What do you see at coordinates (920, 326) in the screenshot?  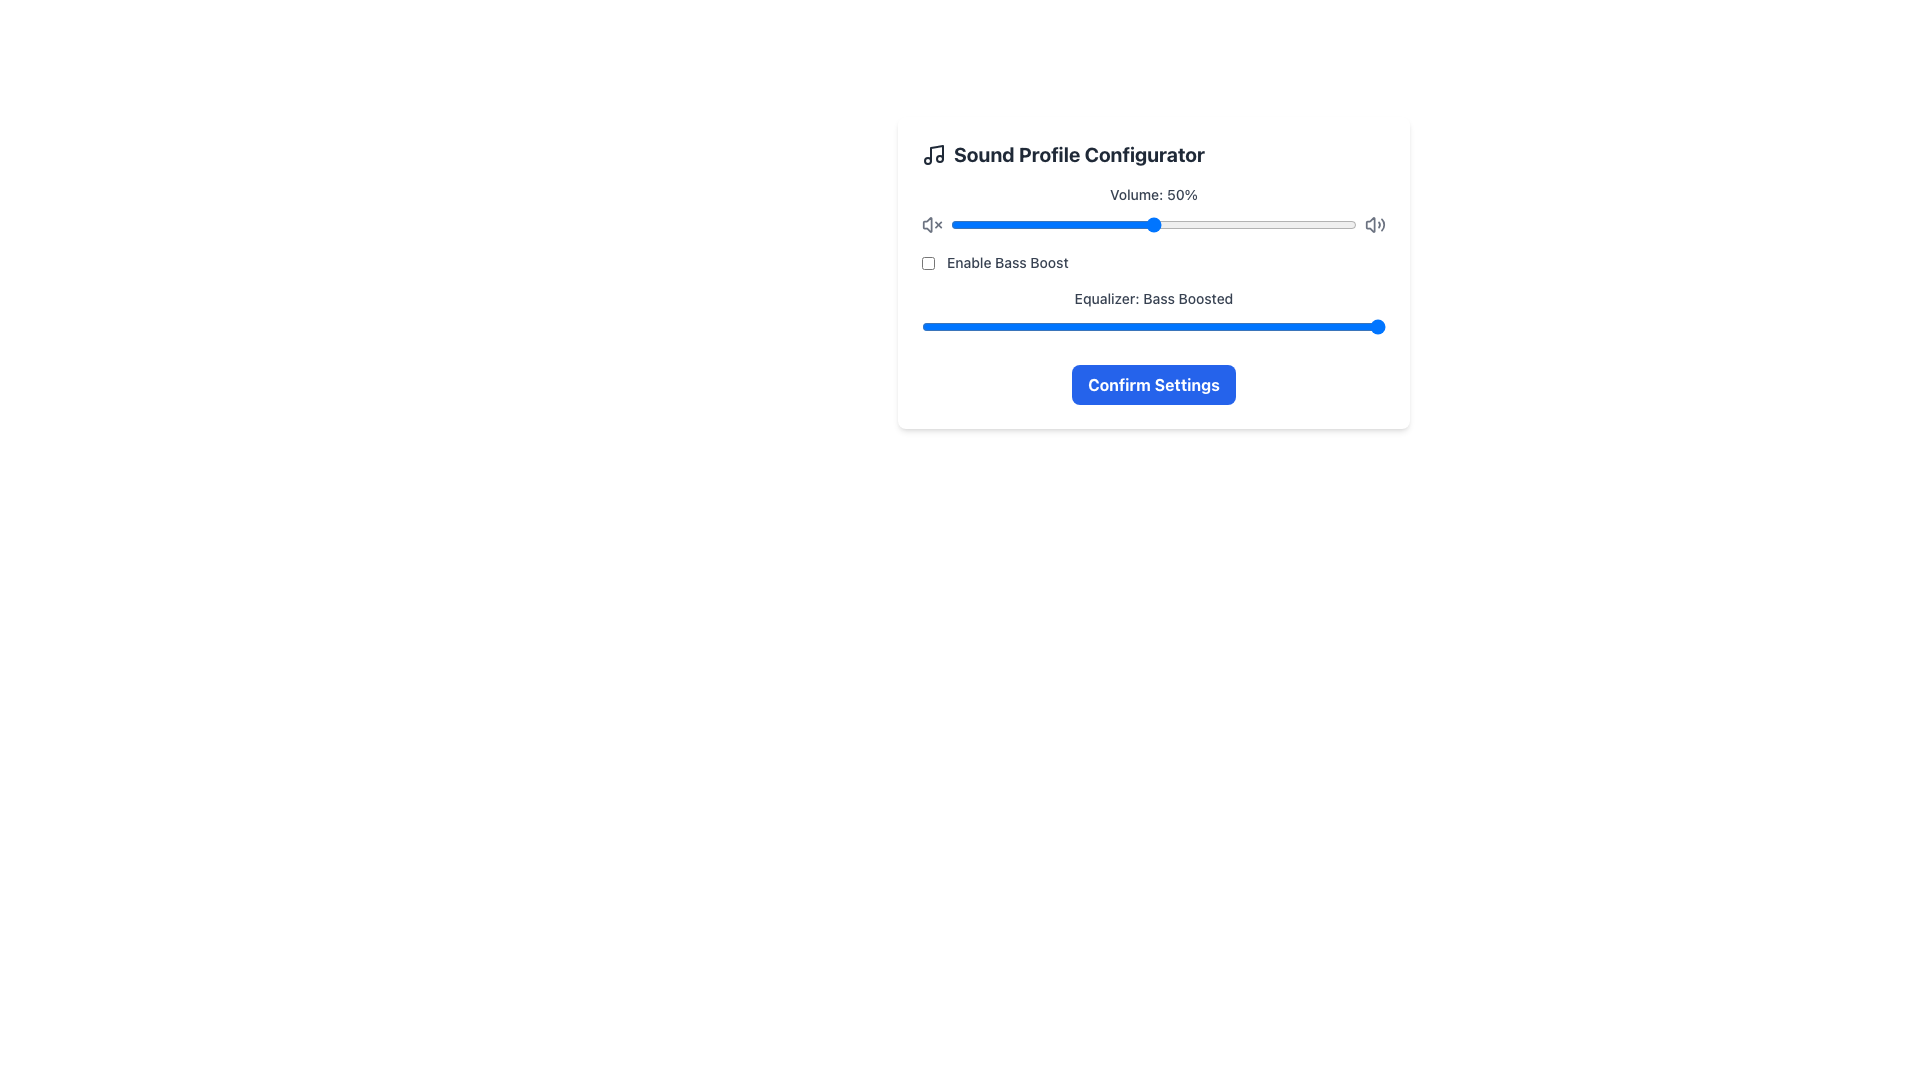 I see `the equalizer level` at bounding box center [920, 326].